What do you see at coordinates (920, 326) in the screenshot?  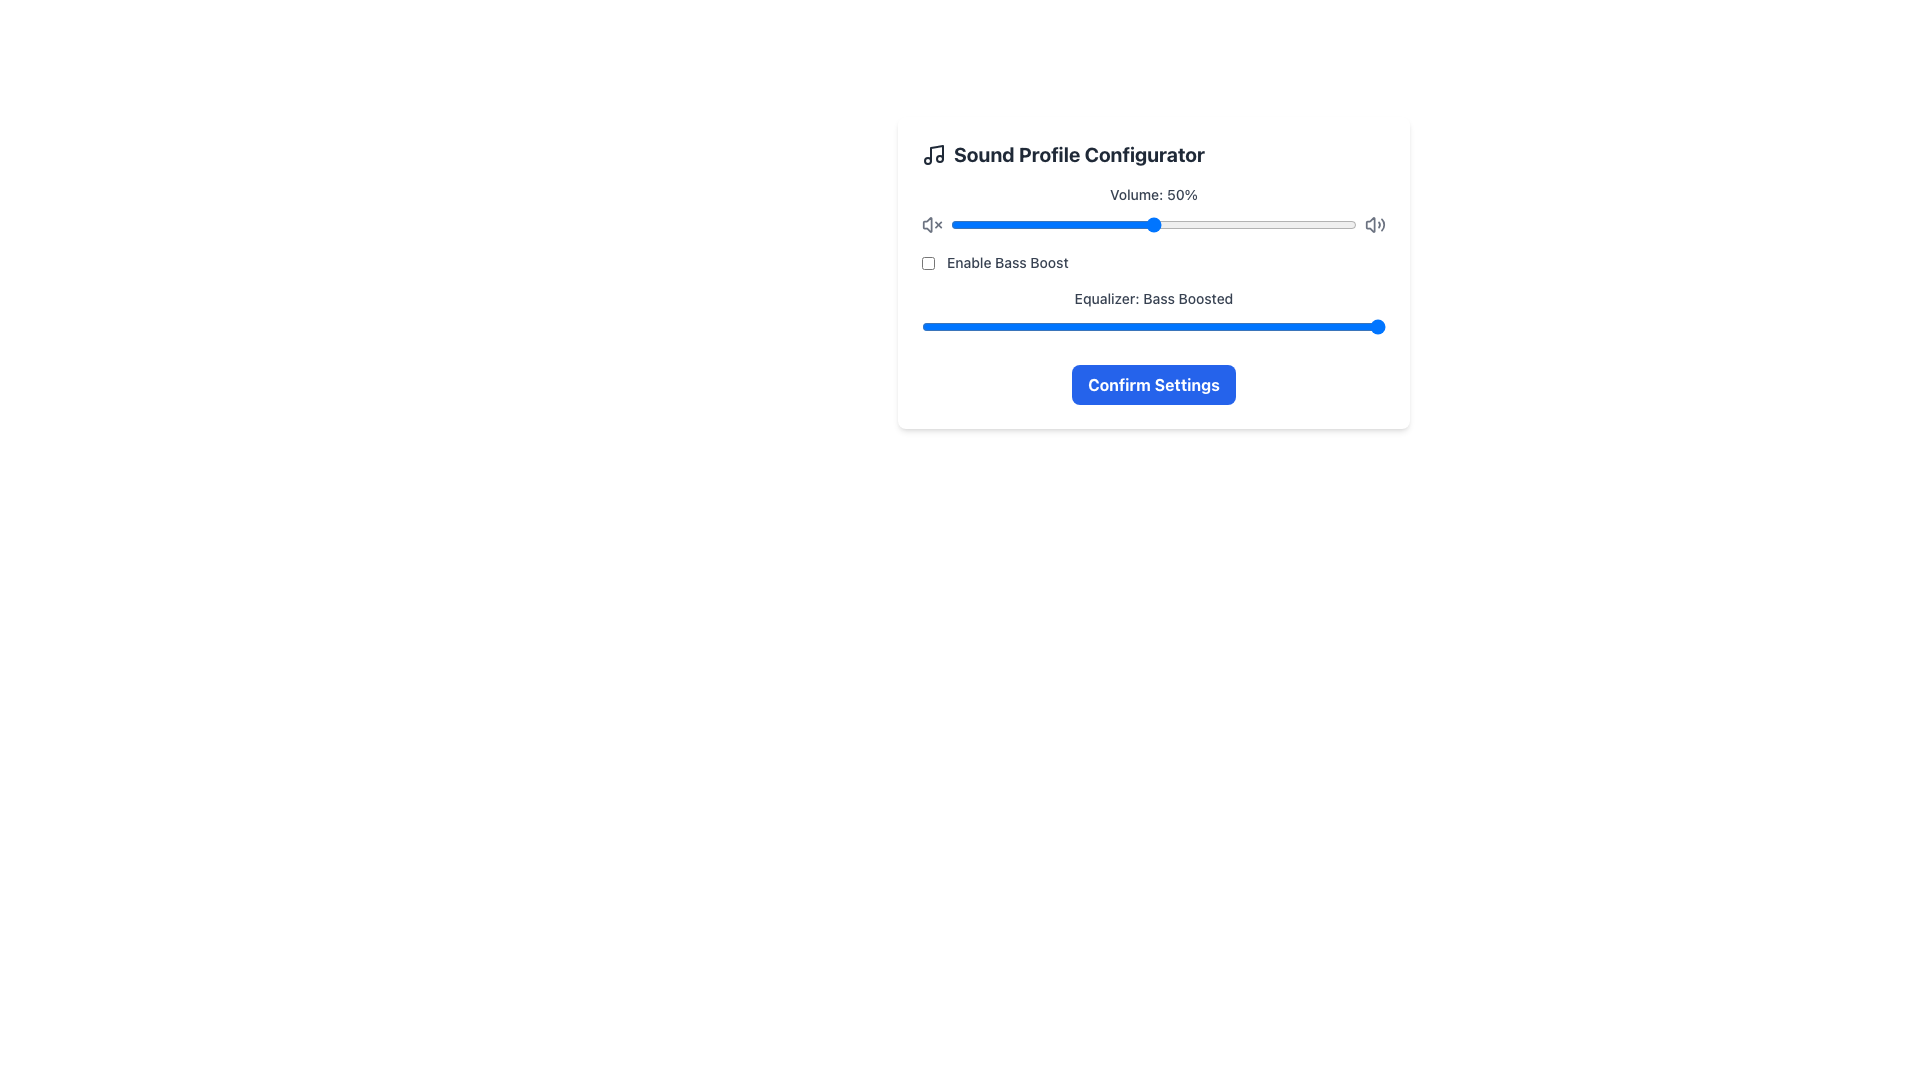 I see `the equalizer level` at bounding box center [920, 326].